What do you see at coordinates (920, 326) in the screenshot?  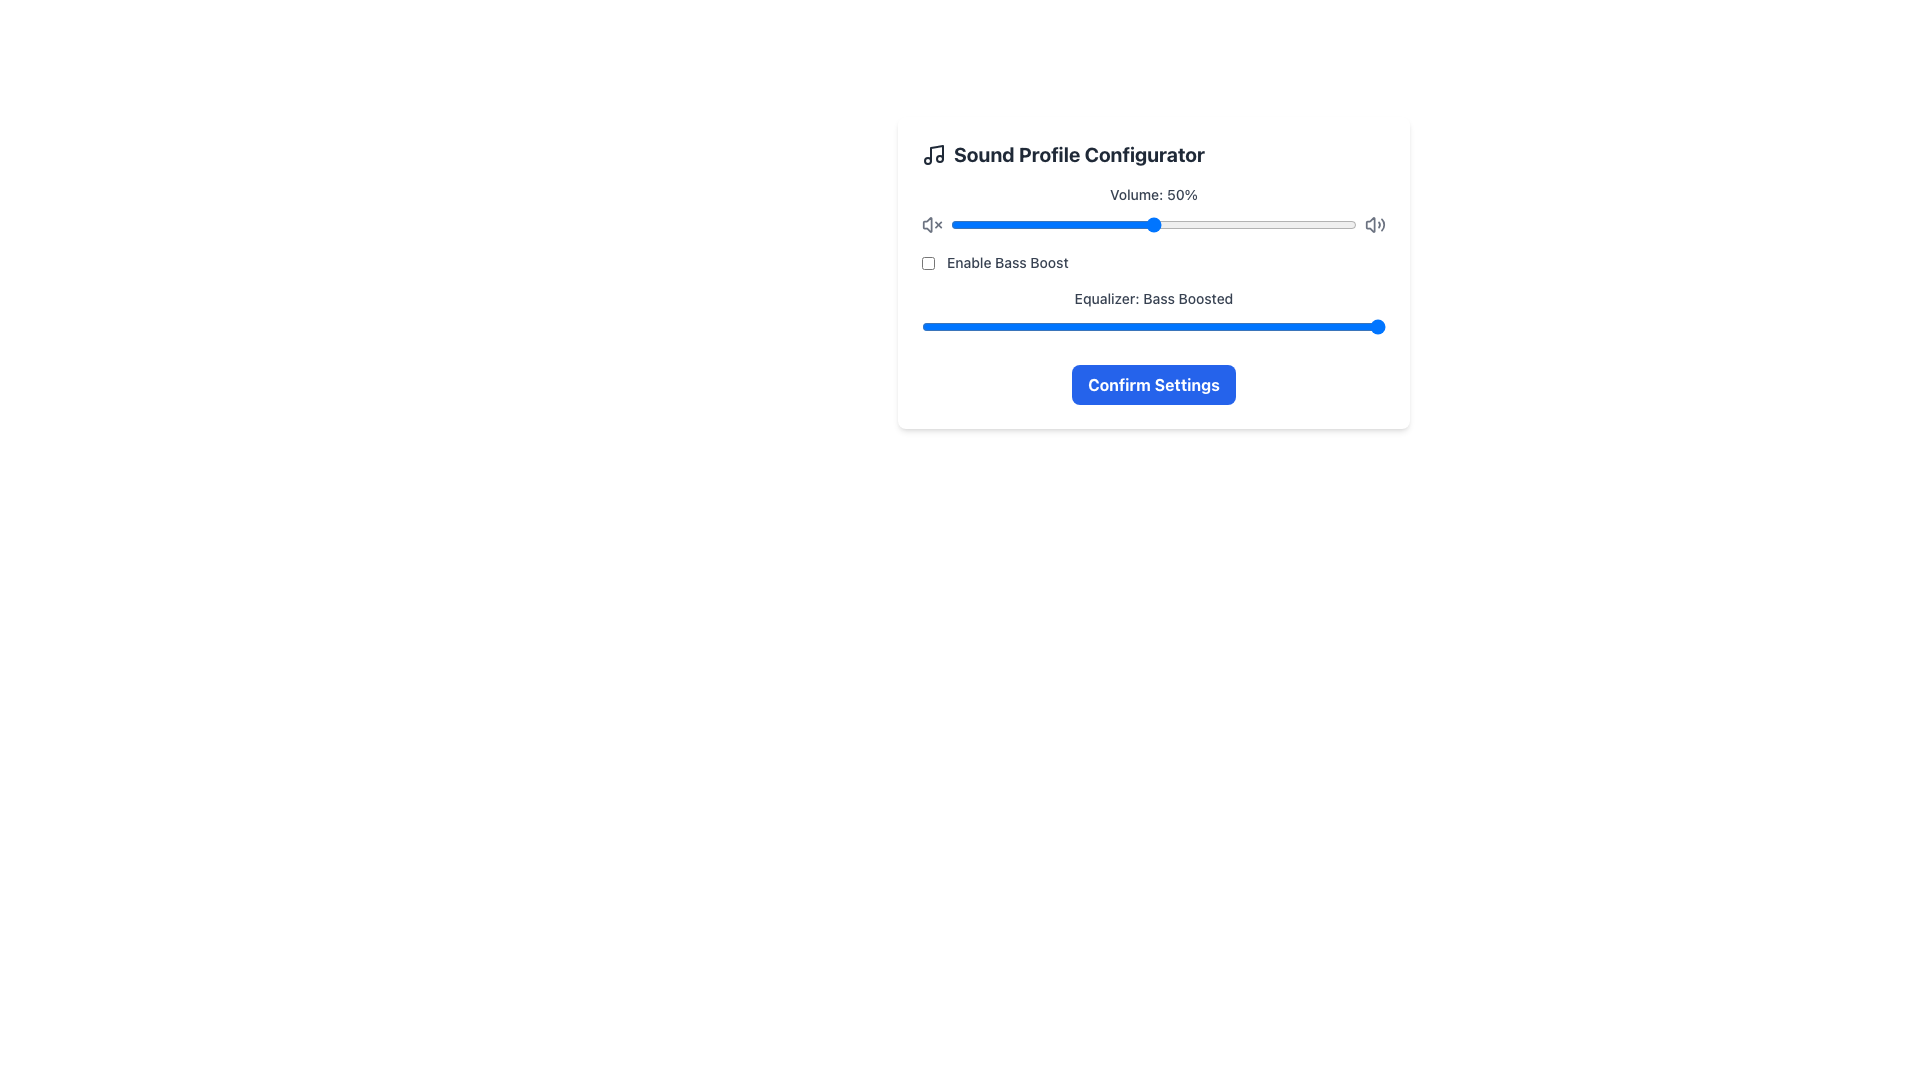 I see `the equalizer level` at bounding box center [920, 326].